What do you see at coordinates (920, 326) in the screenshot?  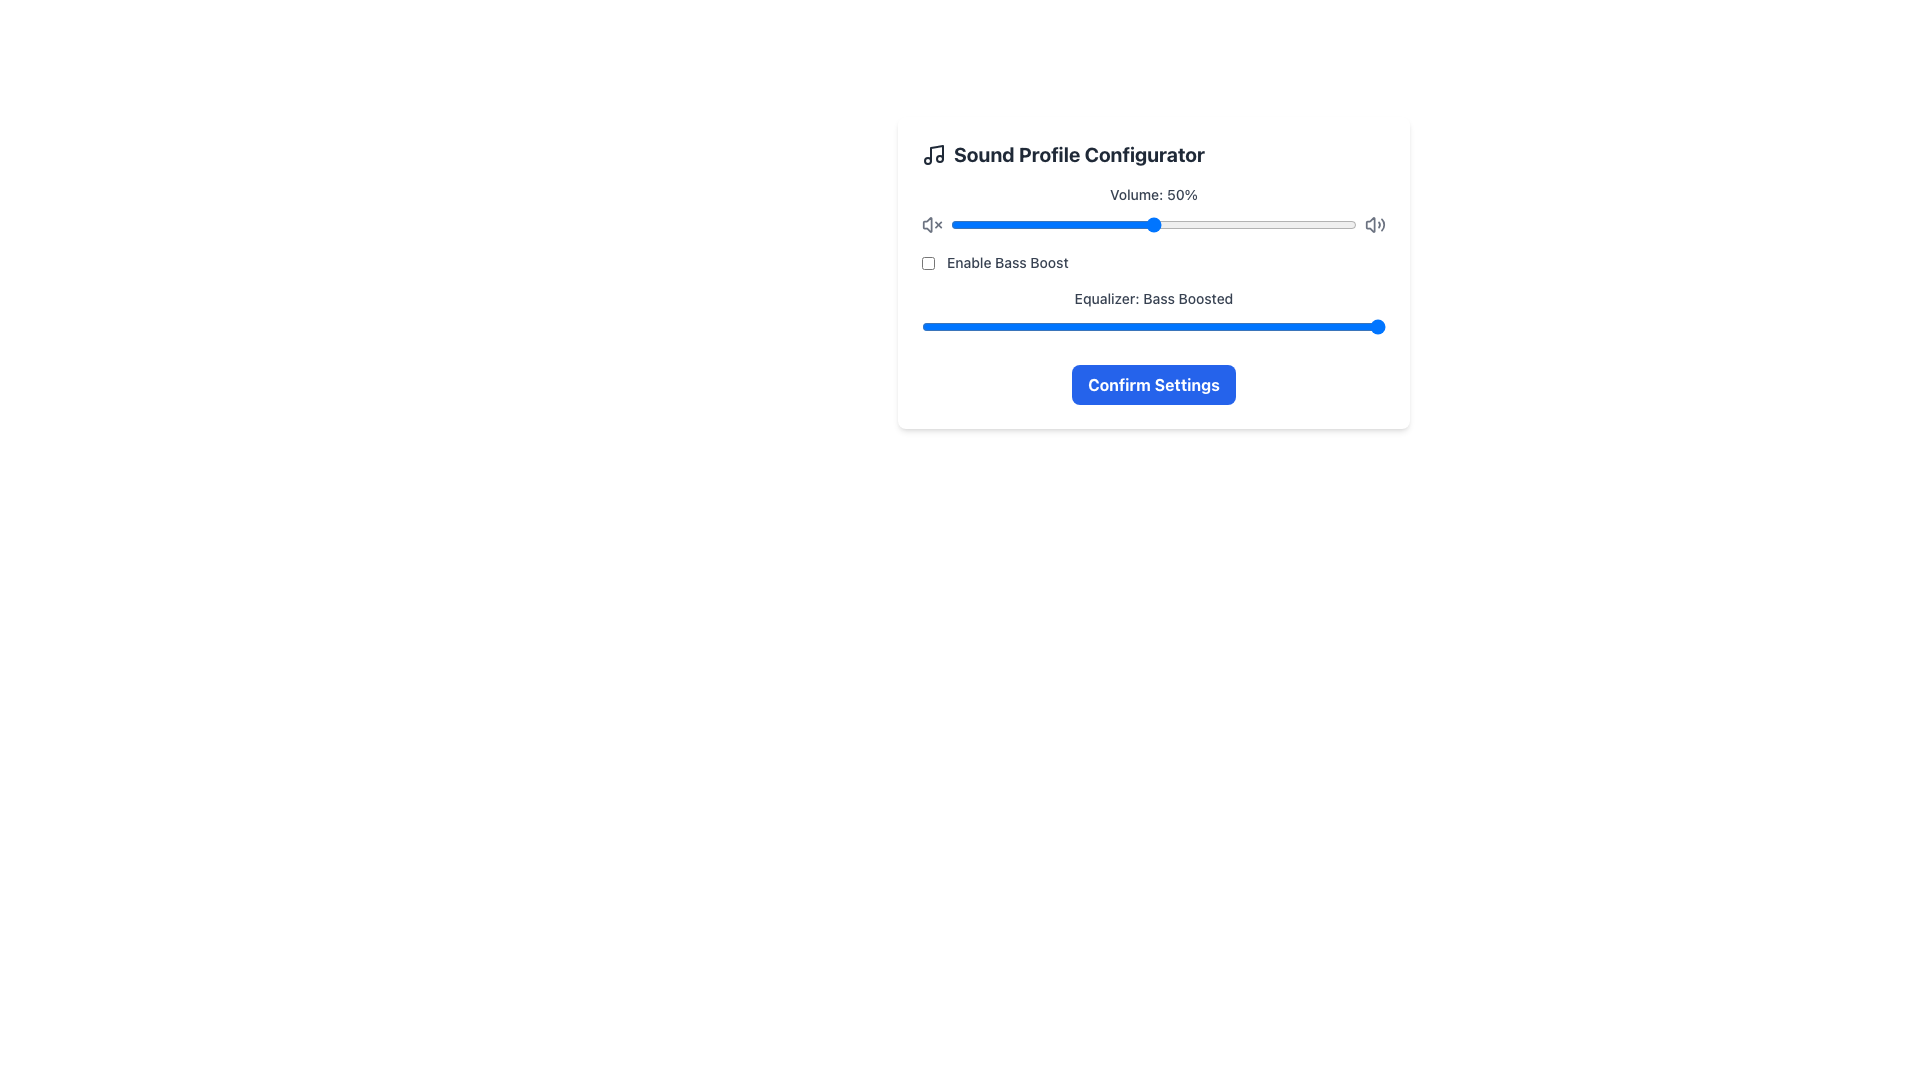 I see `the equalizer level` at bounding box center [920, 326].